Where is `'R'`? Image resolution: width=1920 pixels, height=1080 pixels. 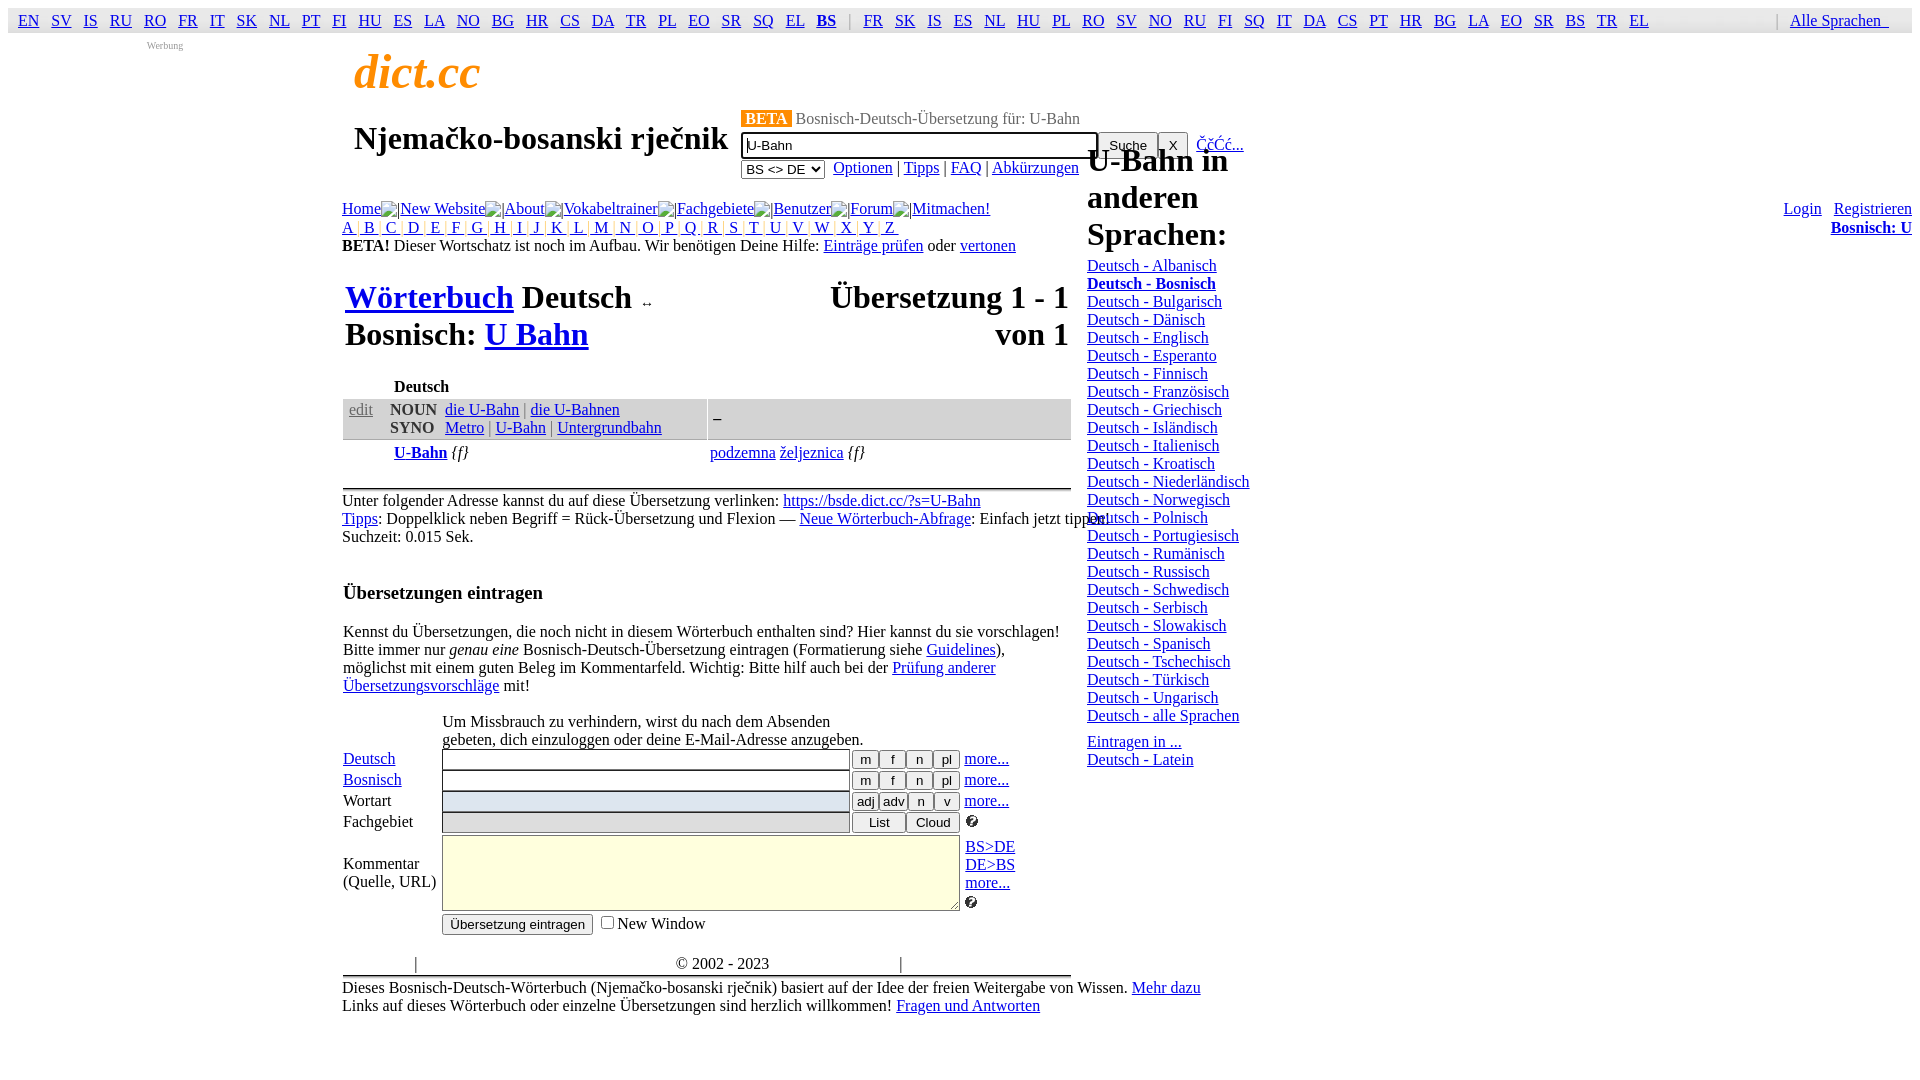 'R' is located at coordinates (712, 226).